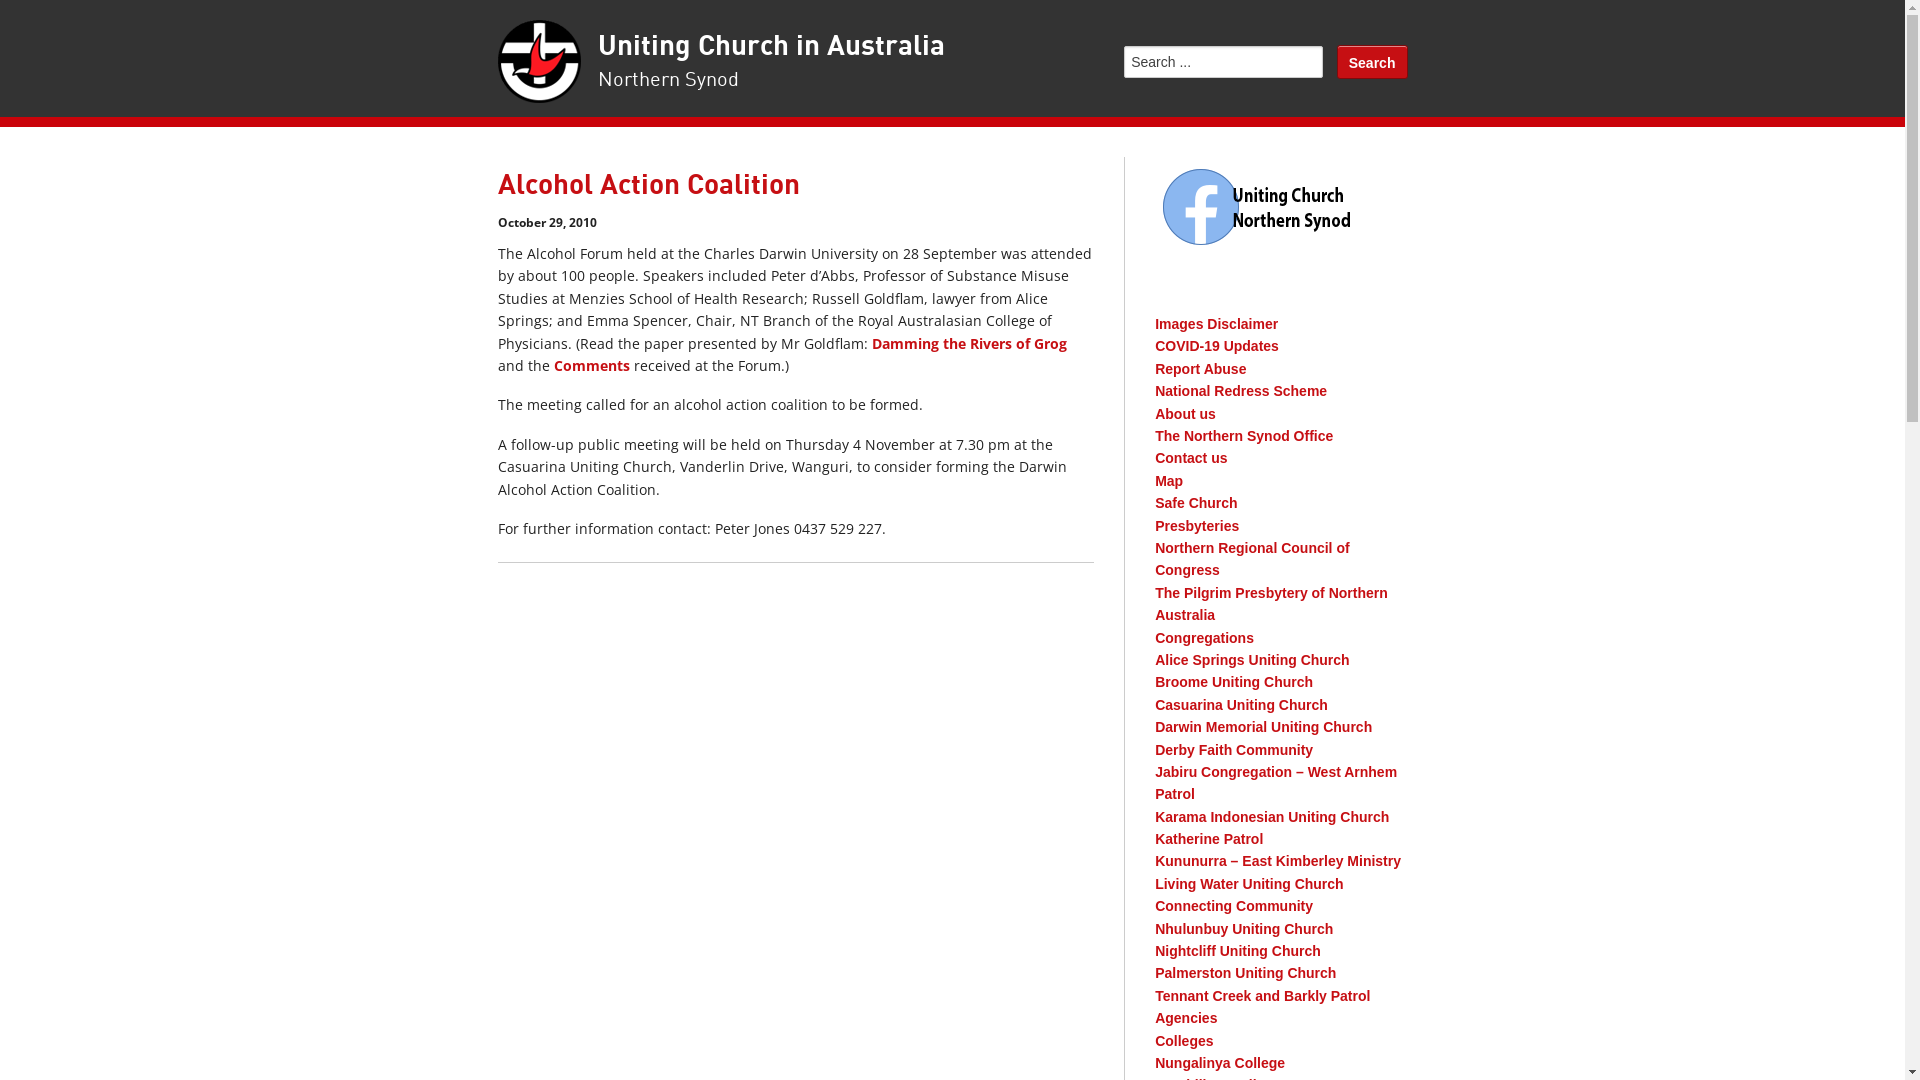 This screenshot has height=1080, width=1920. I want to click on 'Nungalinya College', so click(1218, 1062).